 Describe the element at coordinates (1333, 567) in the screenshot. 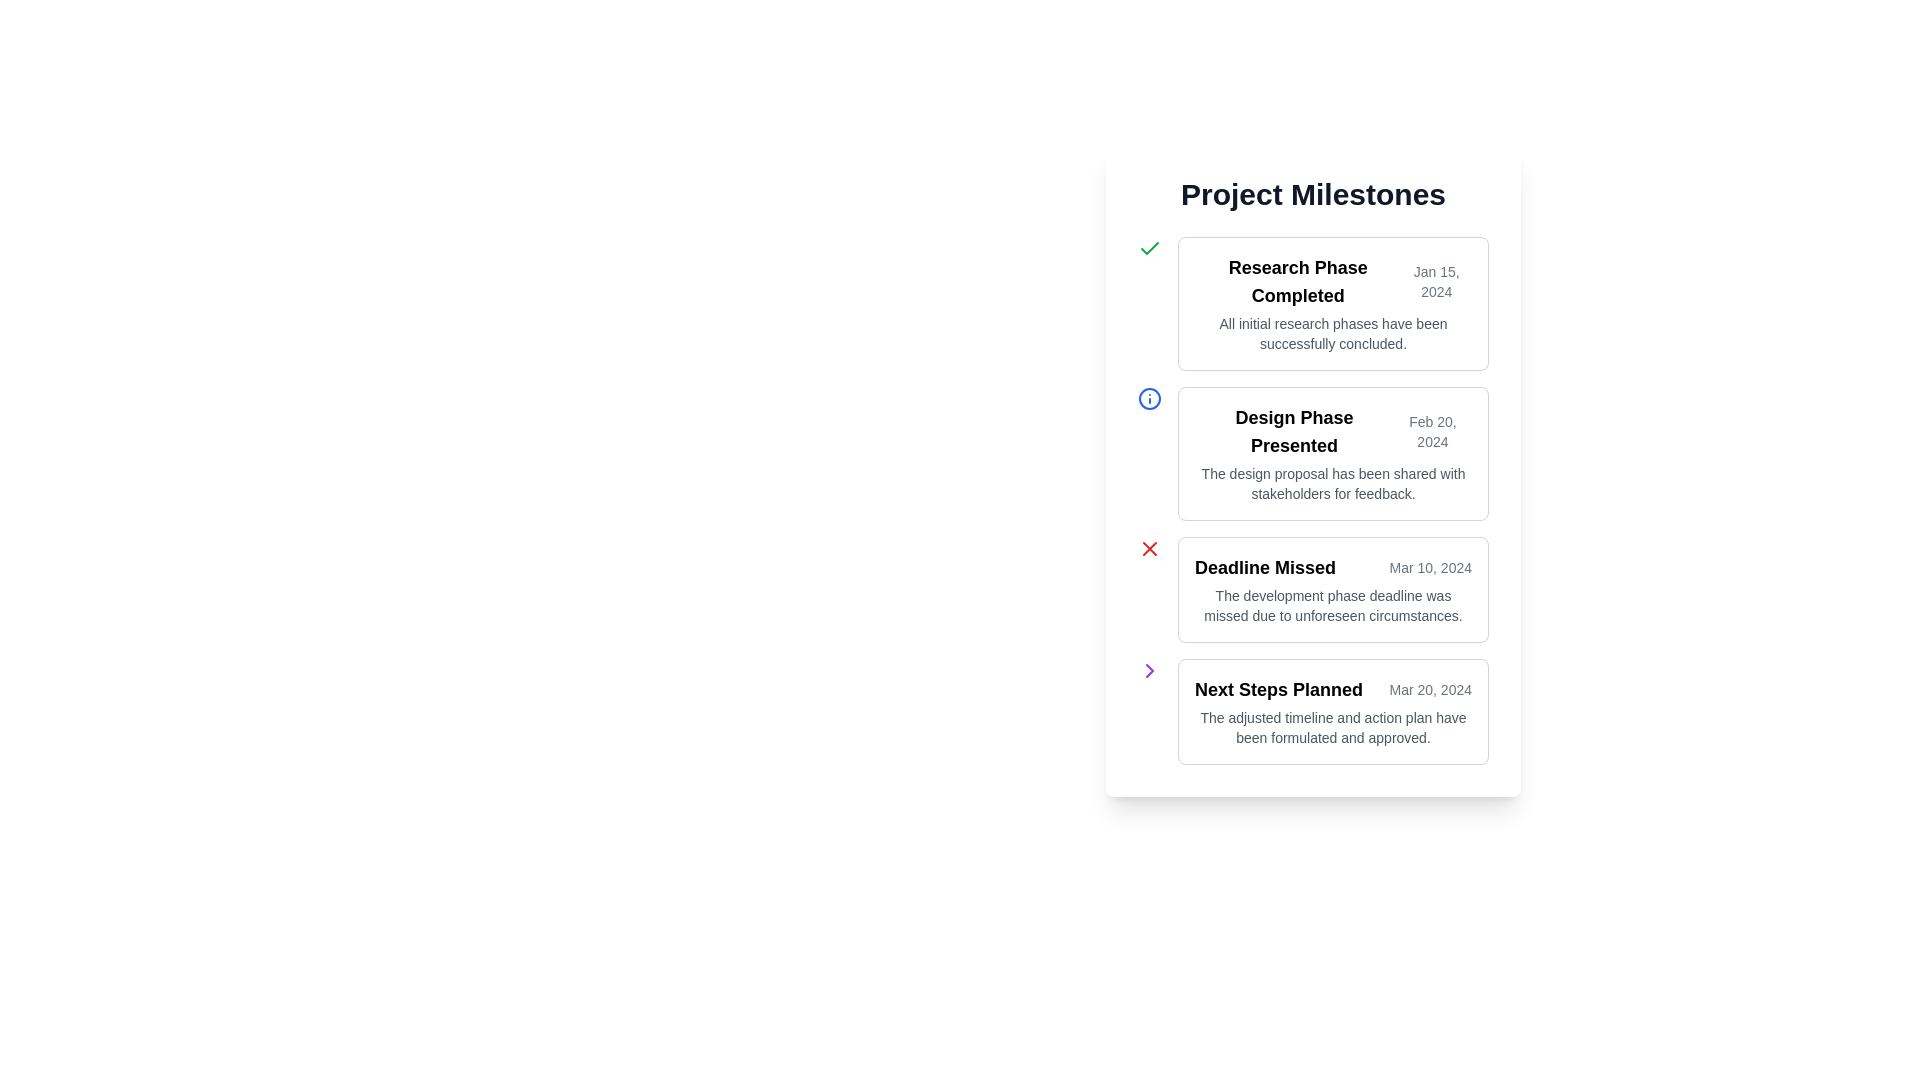

I see `the Text display block indicating the missed deadline status within the third milestone card titled 'Design Phase Presented'` at that location.